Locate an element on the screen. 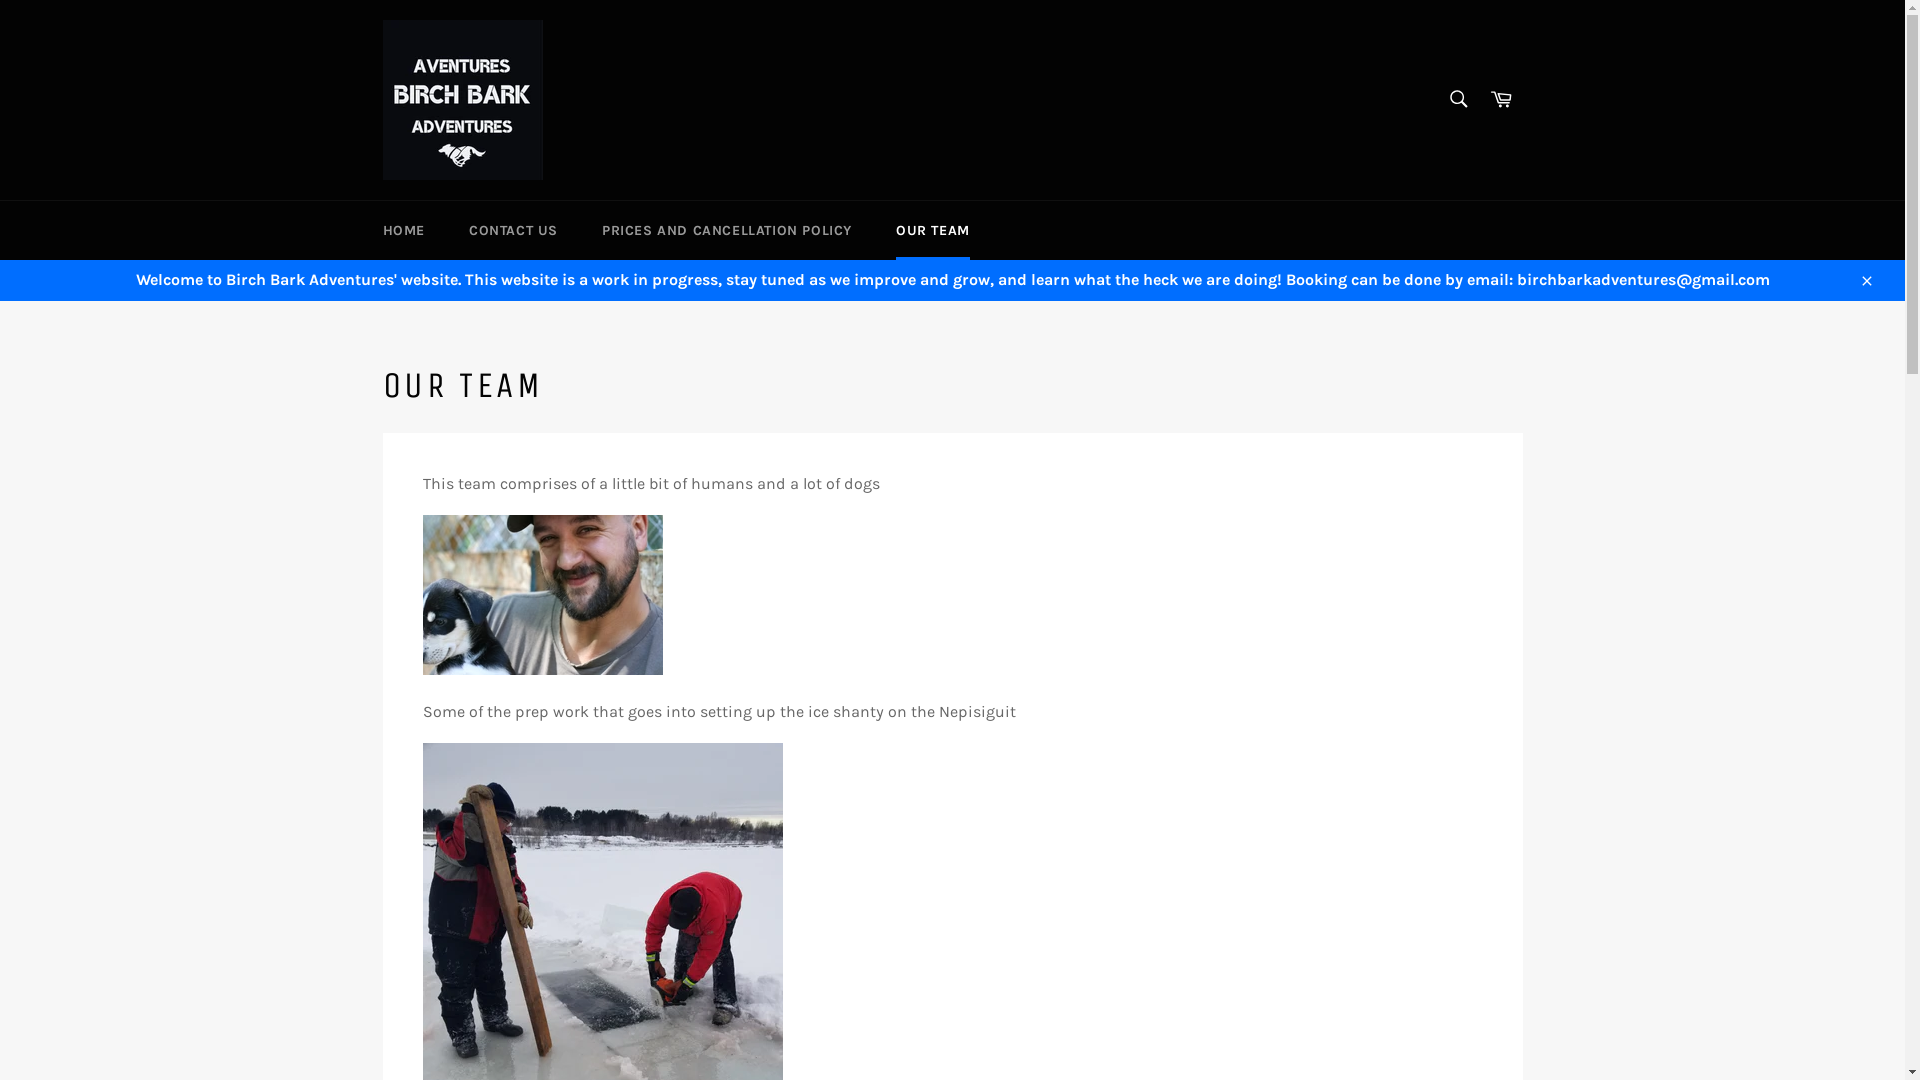  'OUR TEAM' is located at coordinates (931, 229).